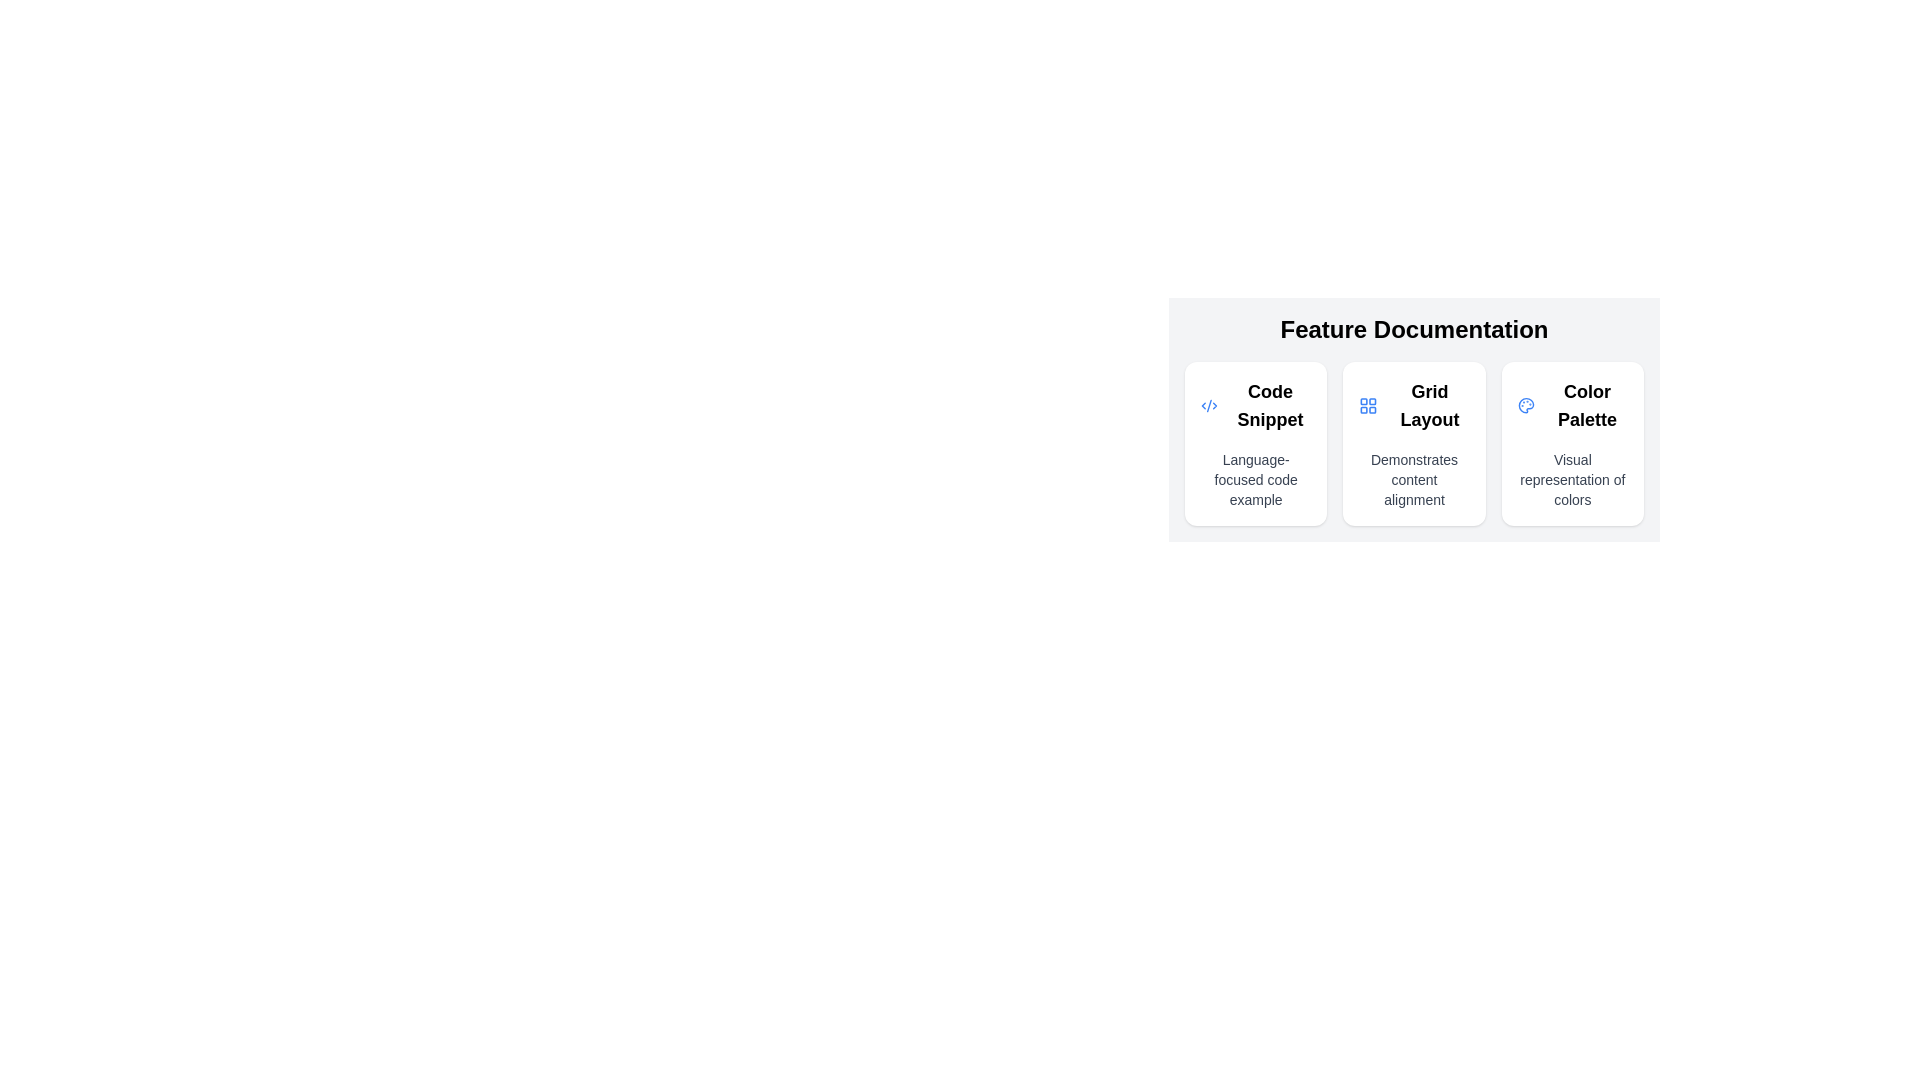 The image size is (1920, 1080). I want to click on the second informational card in the horizontally aligned group that provides information about the 'Grid Layout' feature, so click(1413, 442).